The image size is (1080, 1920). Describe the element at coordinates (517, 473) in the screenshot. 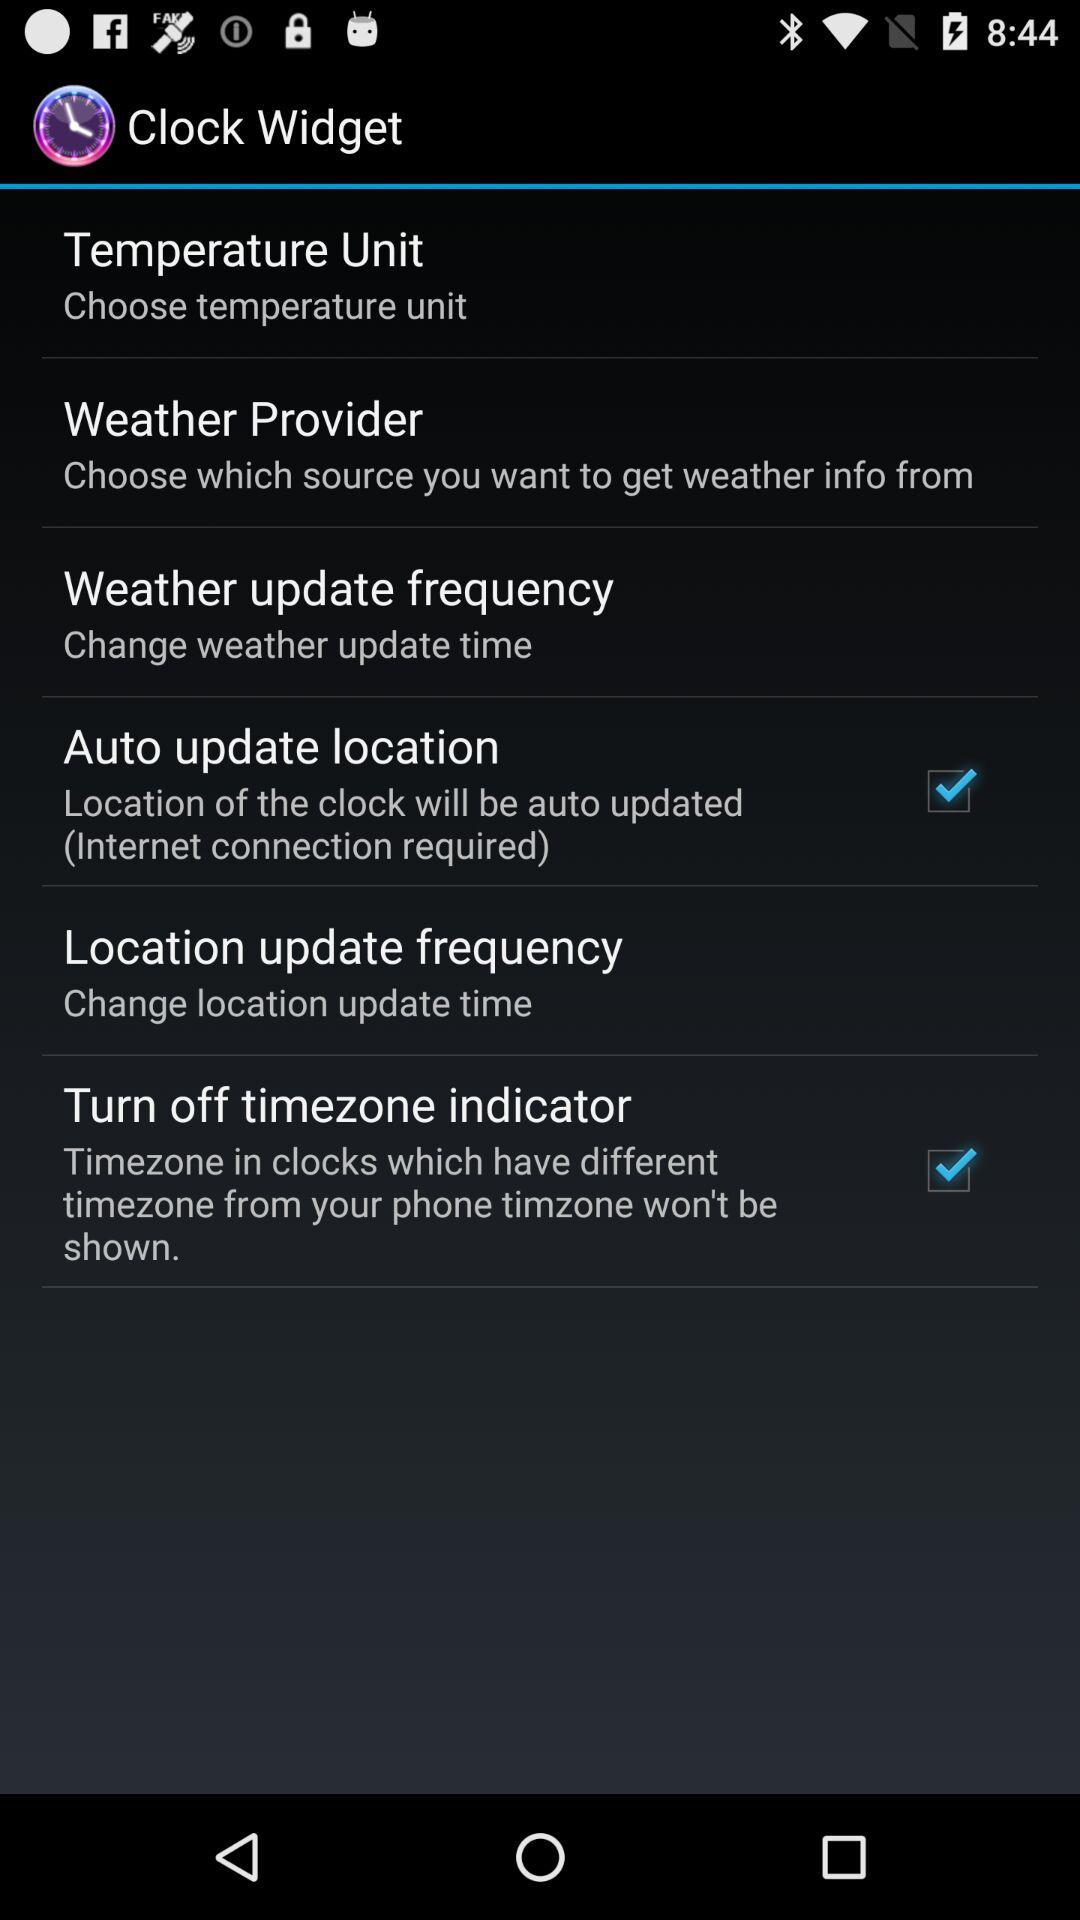

I see `the item above the weather update frequency` at that location.